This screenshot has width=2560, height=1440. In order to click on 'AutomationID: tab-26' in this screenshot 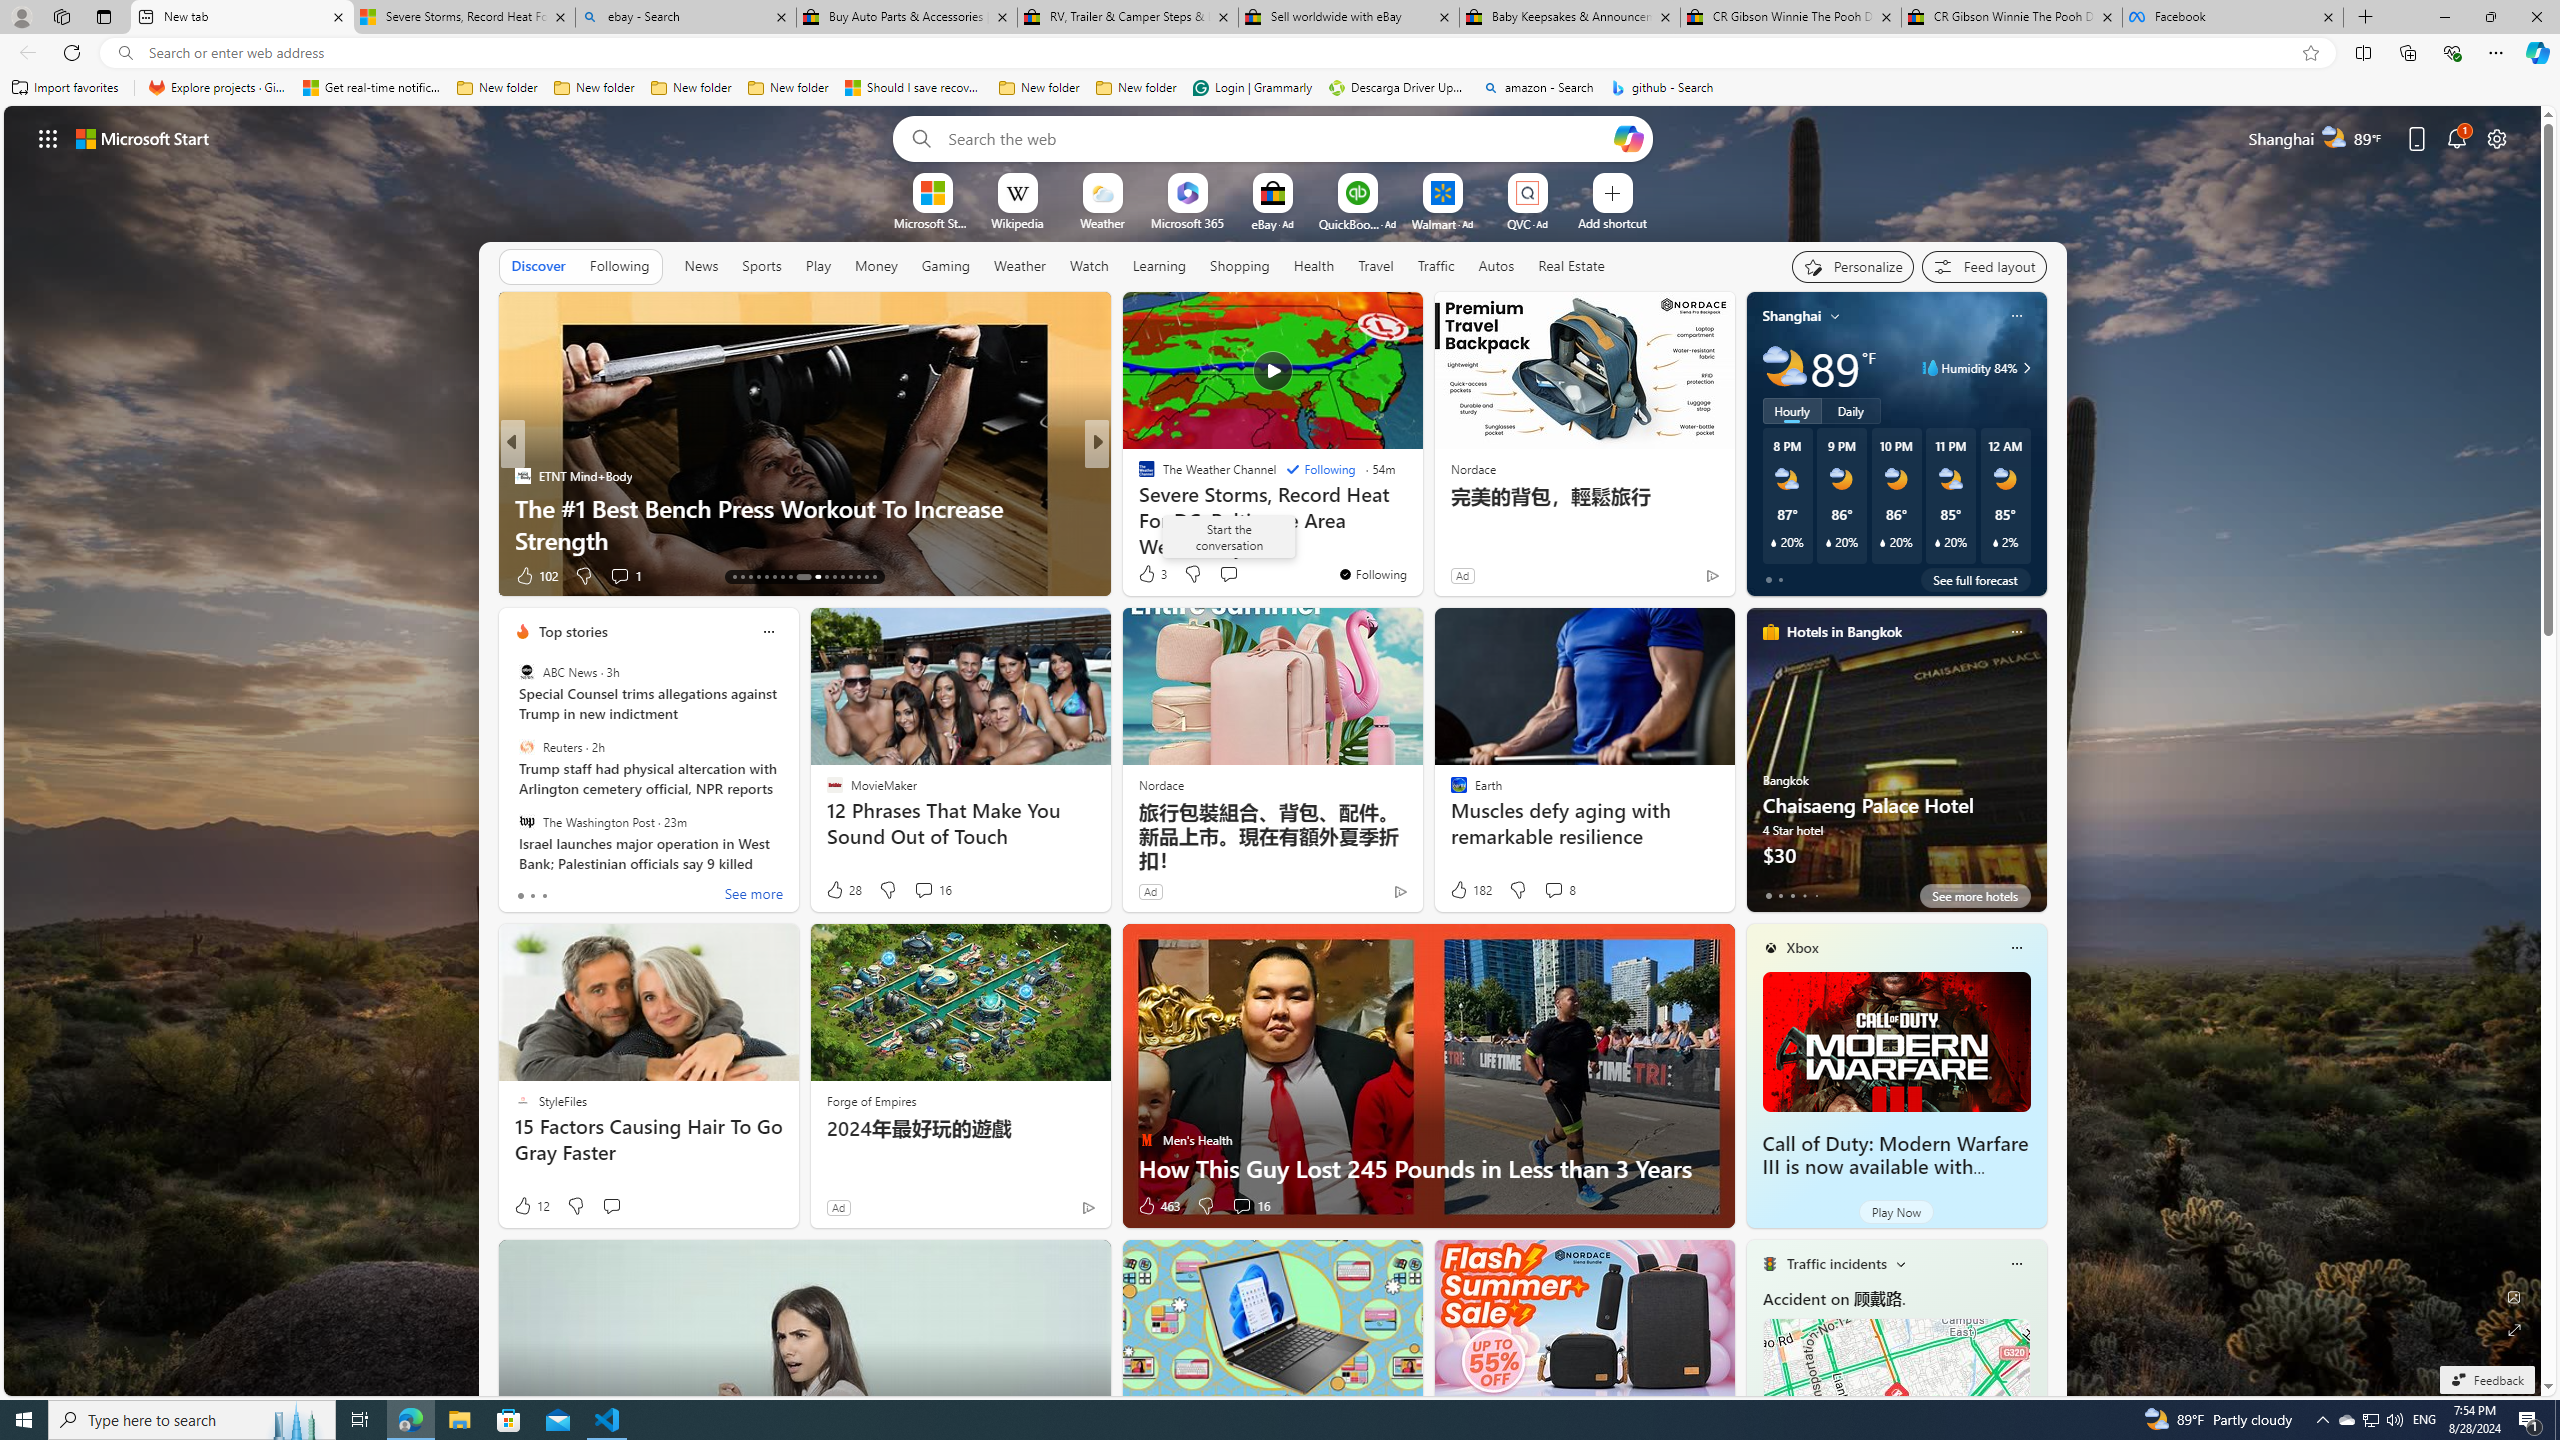, I will do `click(848, 577)`.